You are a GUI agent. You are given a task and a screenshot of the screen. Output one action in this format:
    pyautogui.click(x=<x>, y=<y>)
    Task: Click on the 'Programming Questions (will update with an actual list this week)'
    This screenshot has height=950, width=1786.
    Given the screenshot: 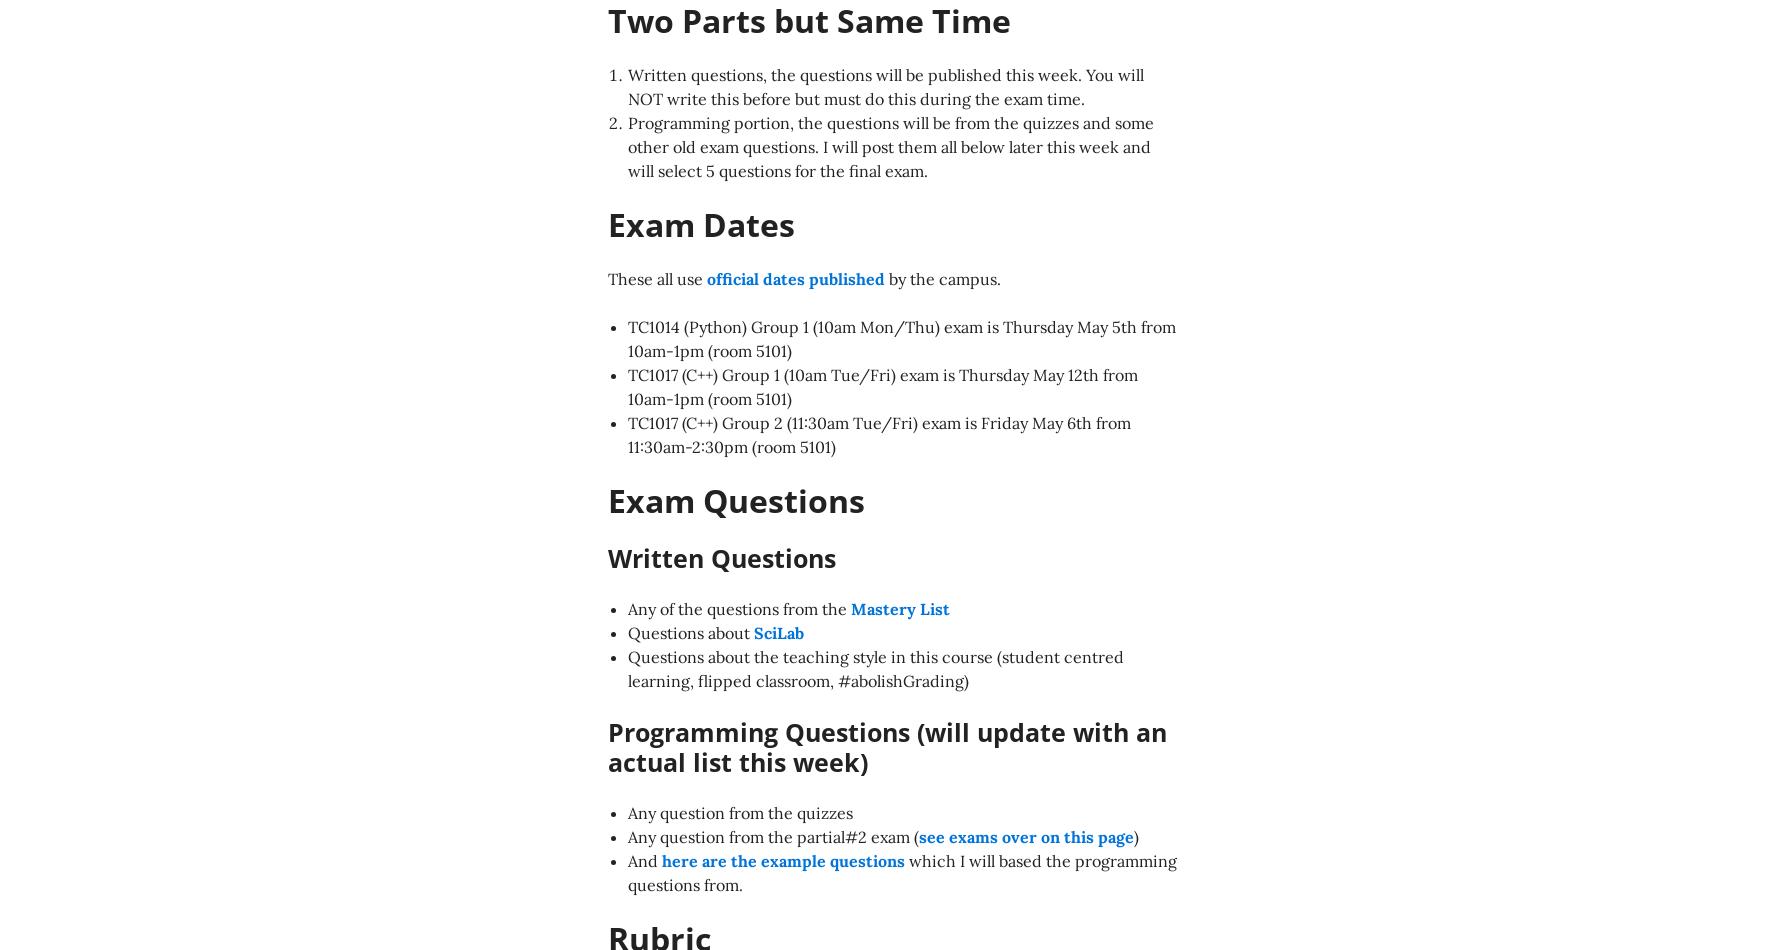 What is the action you would take?
    pyautogui.click(x=886, y=745)
    